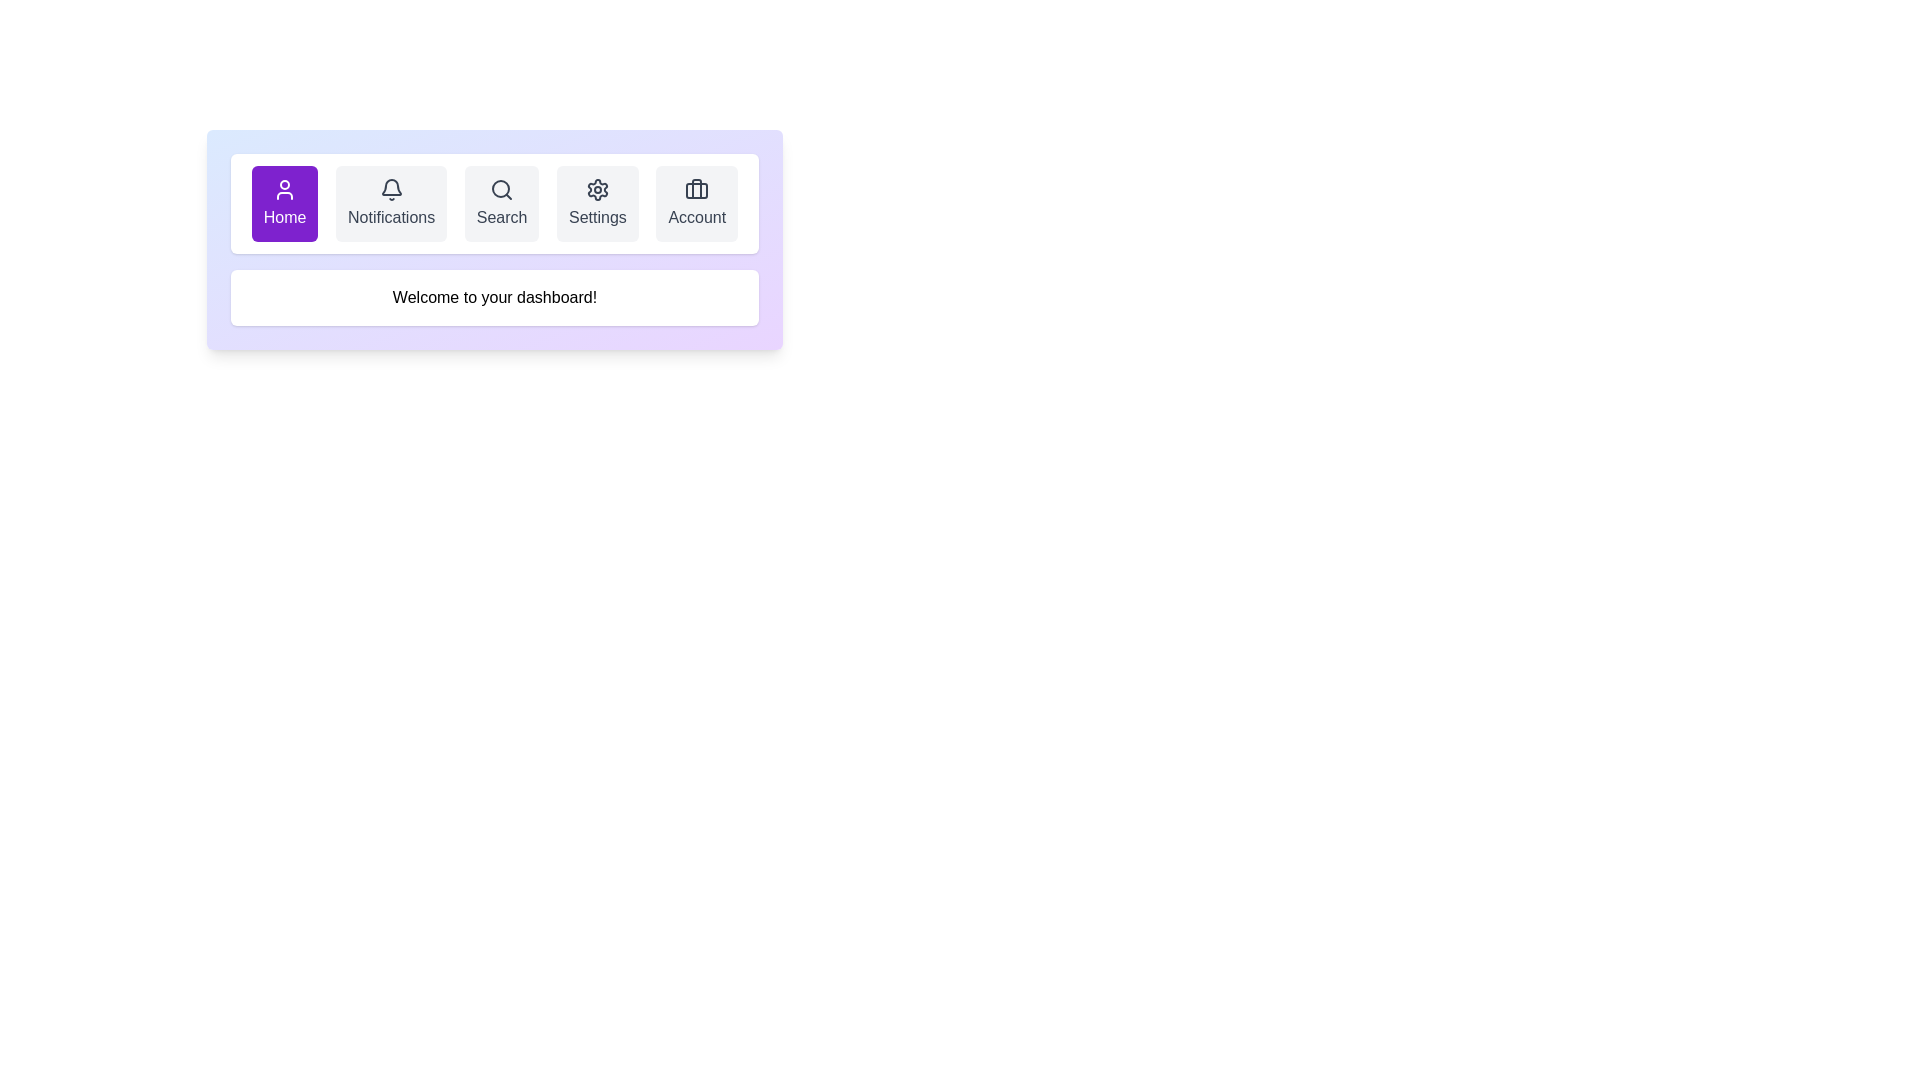  I want to click on the settings icon located in the horizontal navigation bar, which is the fourth icon from the left, so click(596, 189).